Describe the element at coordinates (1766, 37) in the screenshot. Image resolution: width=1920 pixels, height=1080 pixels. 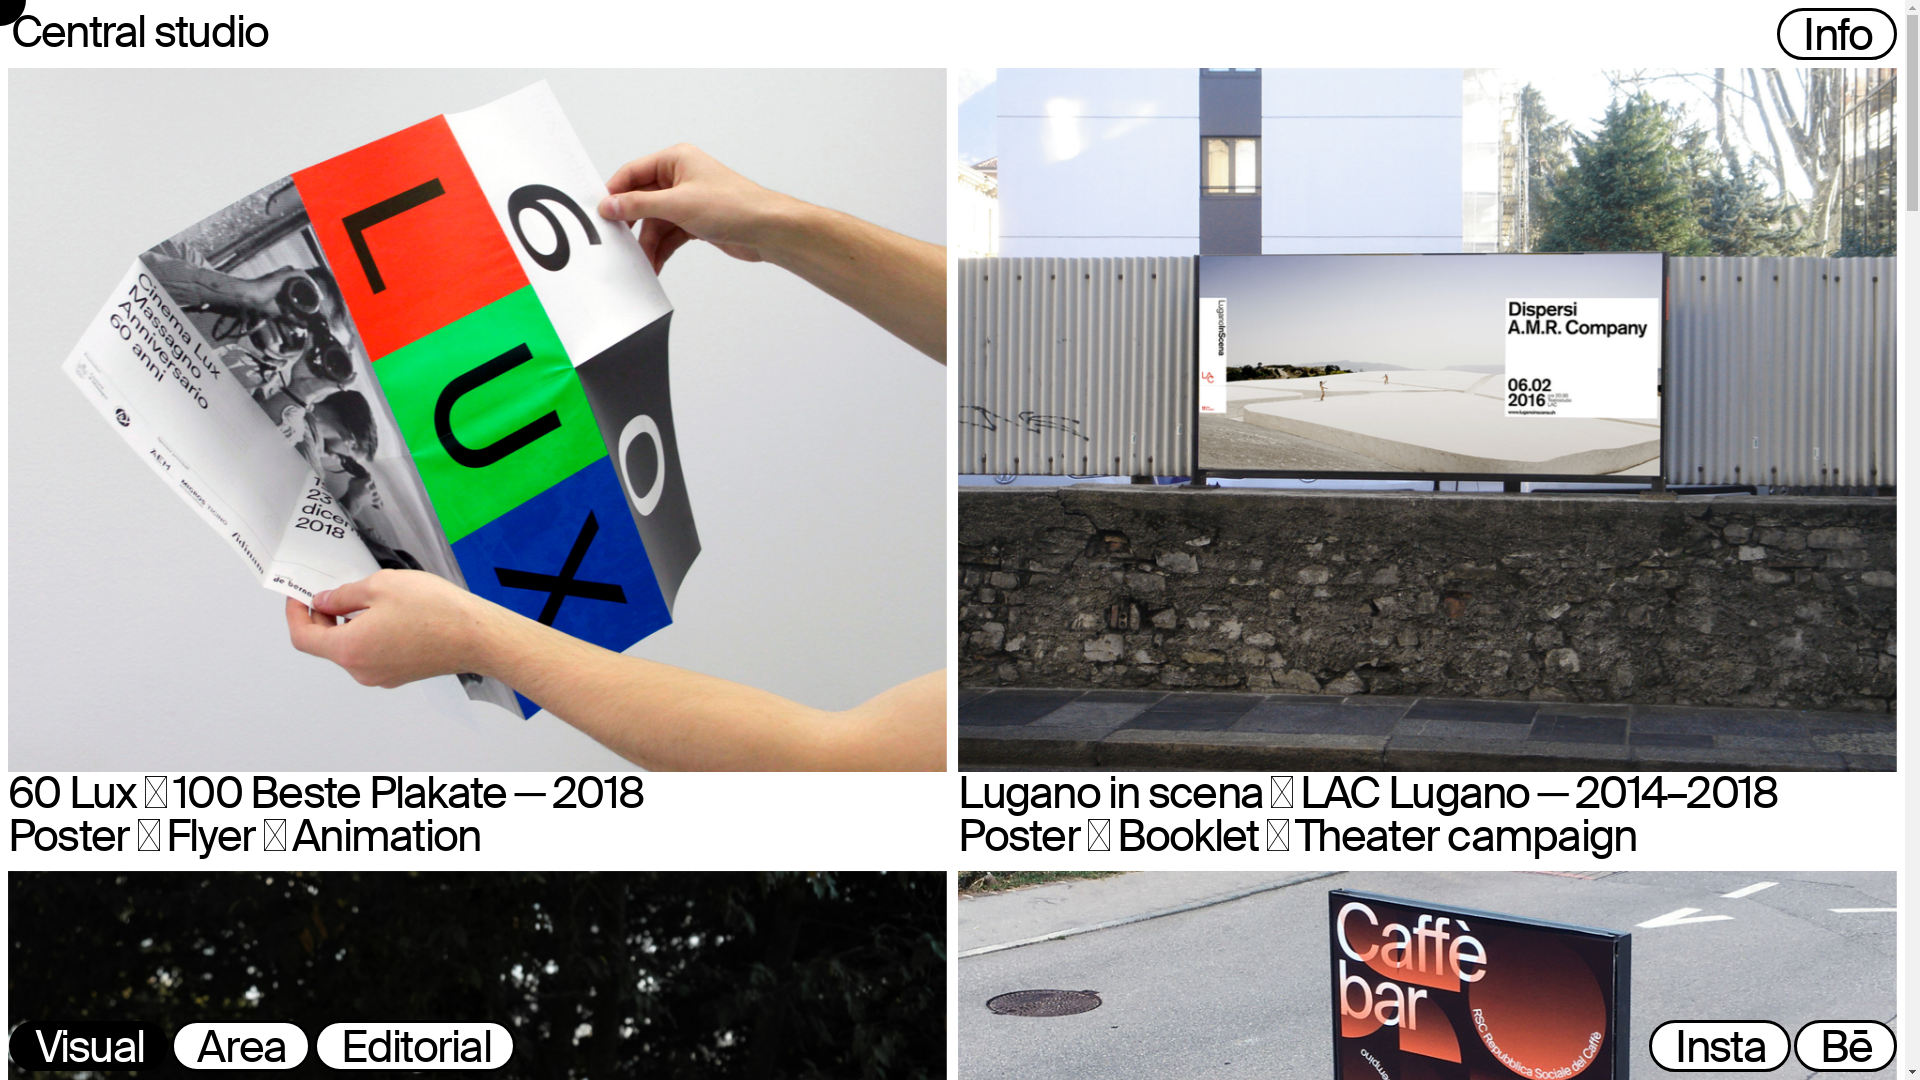
I see `'  '` at that location.